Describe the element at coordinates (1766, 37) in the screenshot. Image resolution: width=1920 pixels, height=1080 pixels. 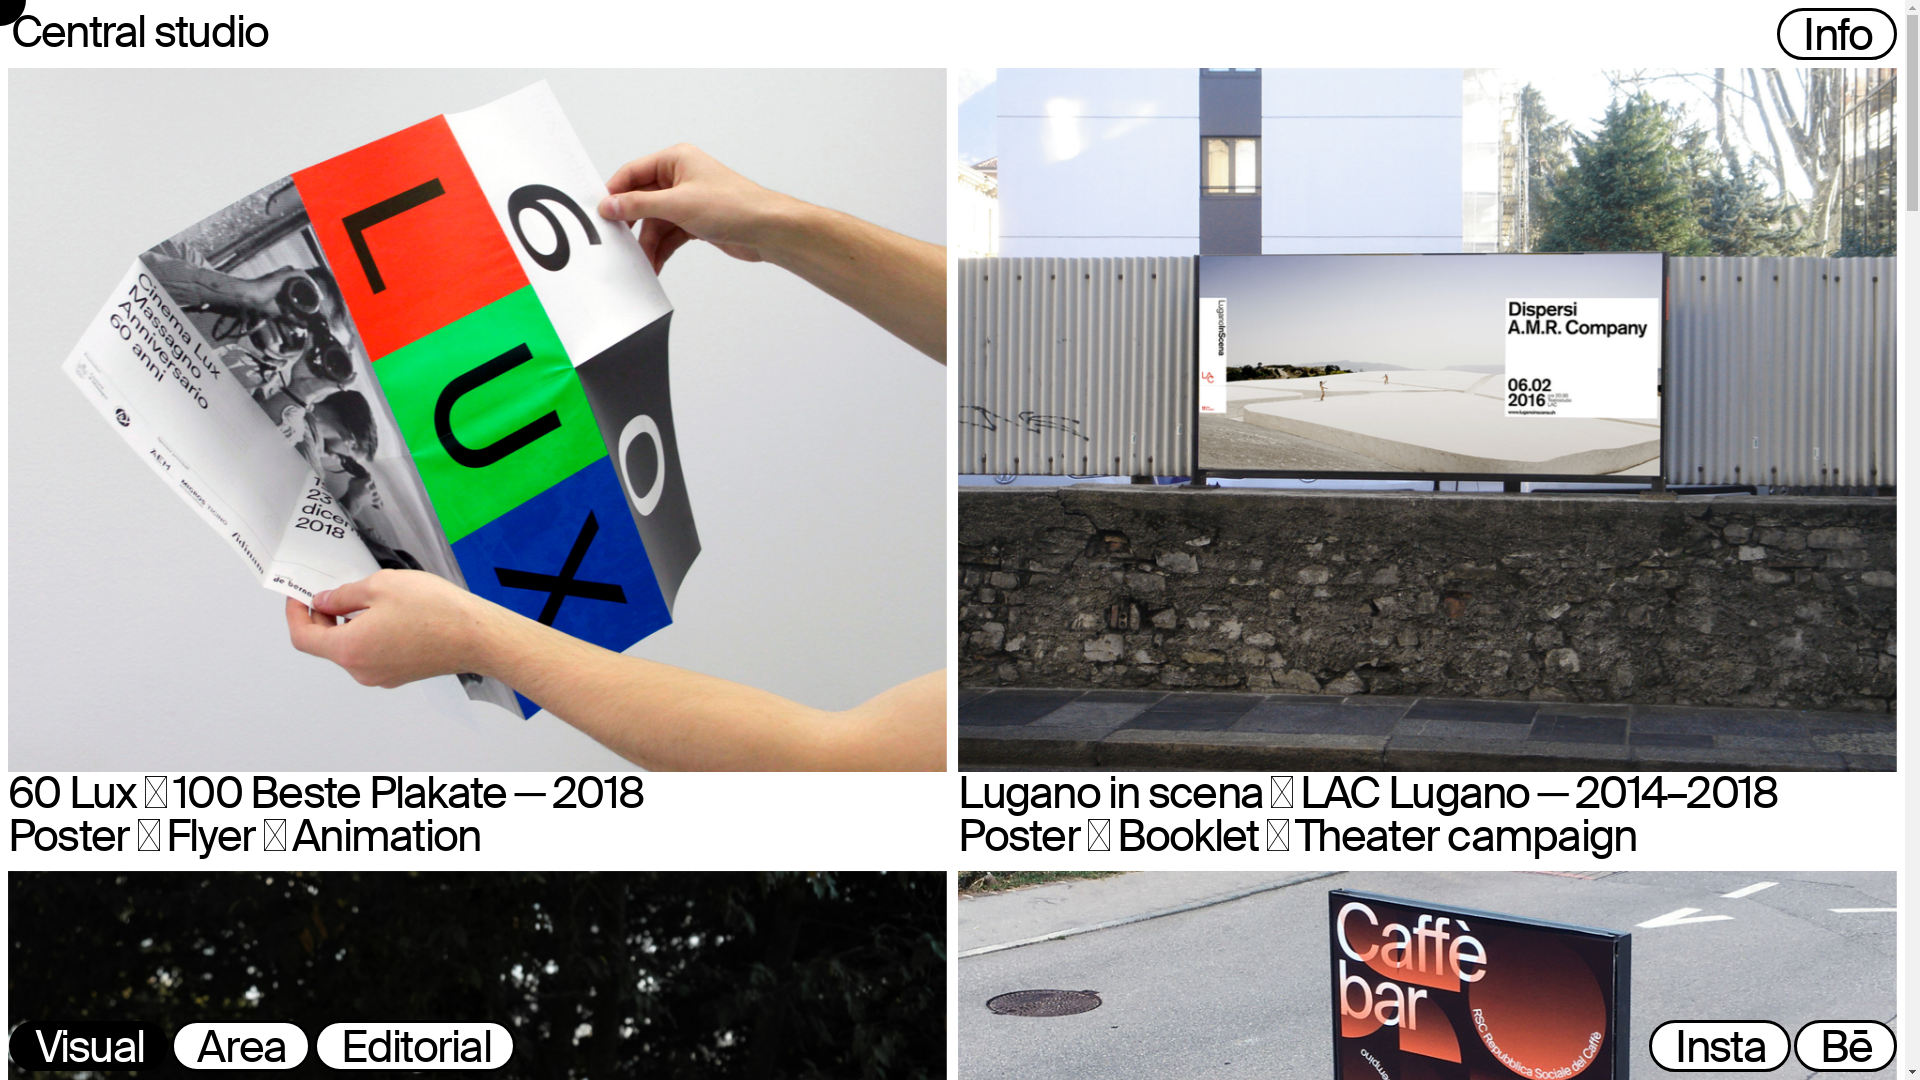
I see `'  '` at that location.